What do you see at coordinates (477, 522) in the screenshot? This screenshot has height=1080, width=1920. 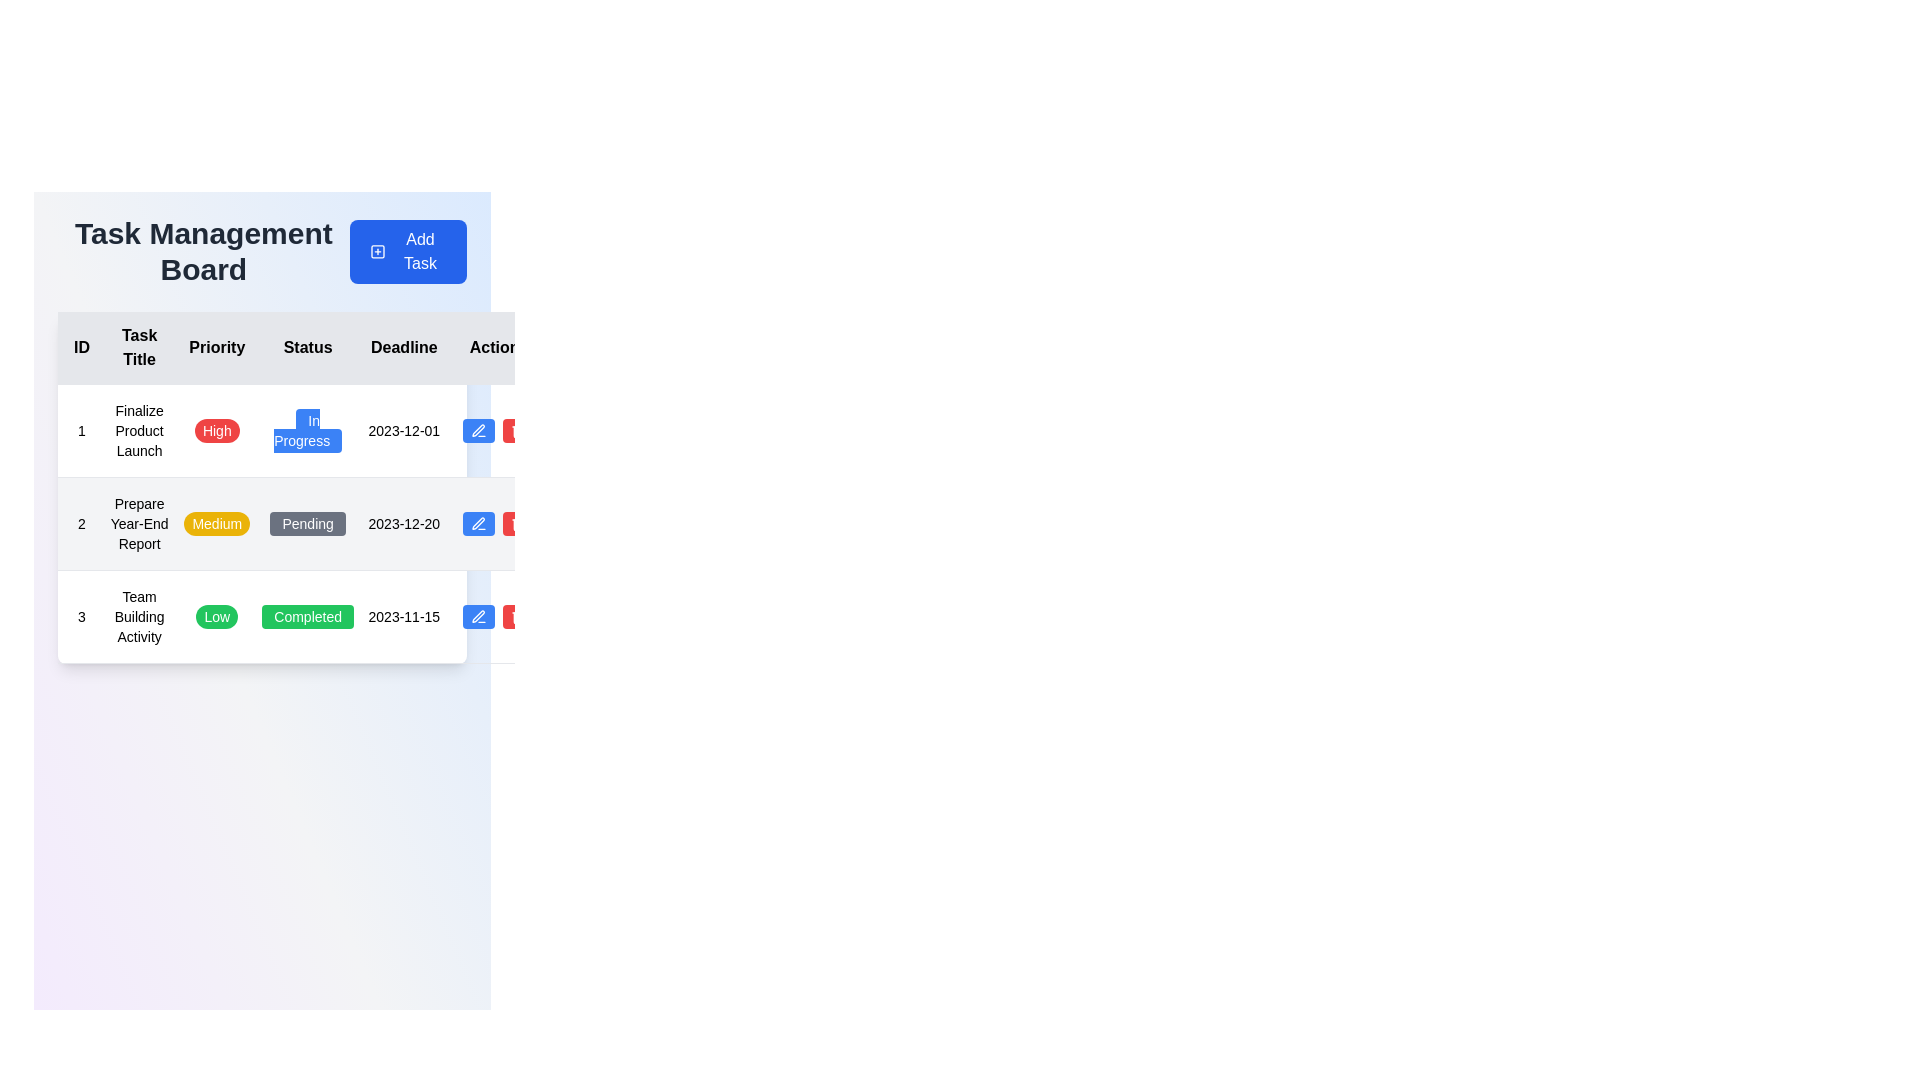 I see `the small blue-toned icon with a diagonal pen-like symbol in the 'Actions' column of the task management board to initiate an edit action for the task 'Prepare Year-End Report'` at bounding box center [477, 522].